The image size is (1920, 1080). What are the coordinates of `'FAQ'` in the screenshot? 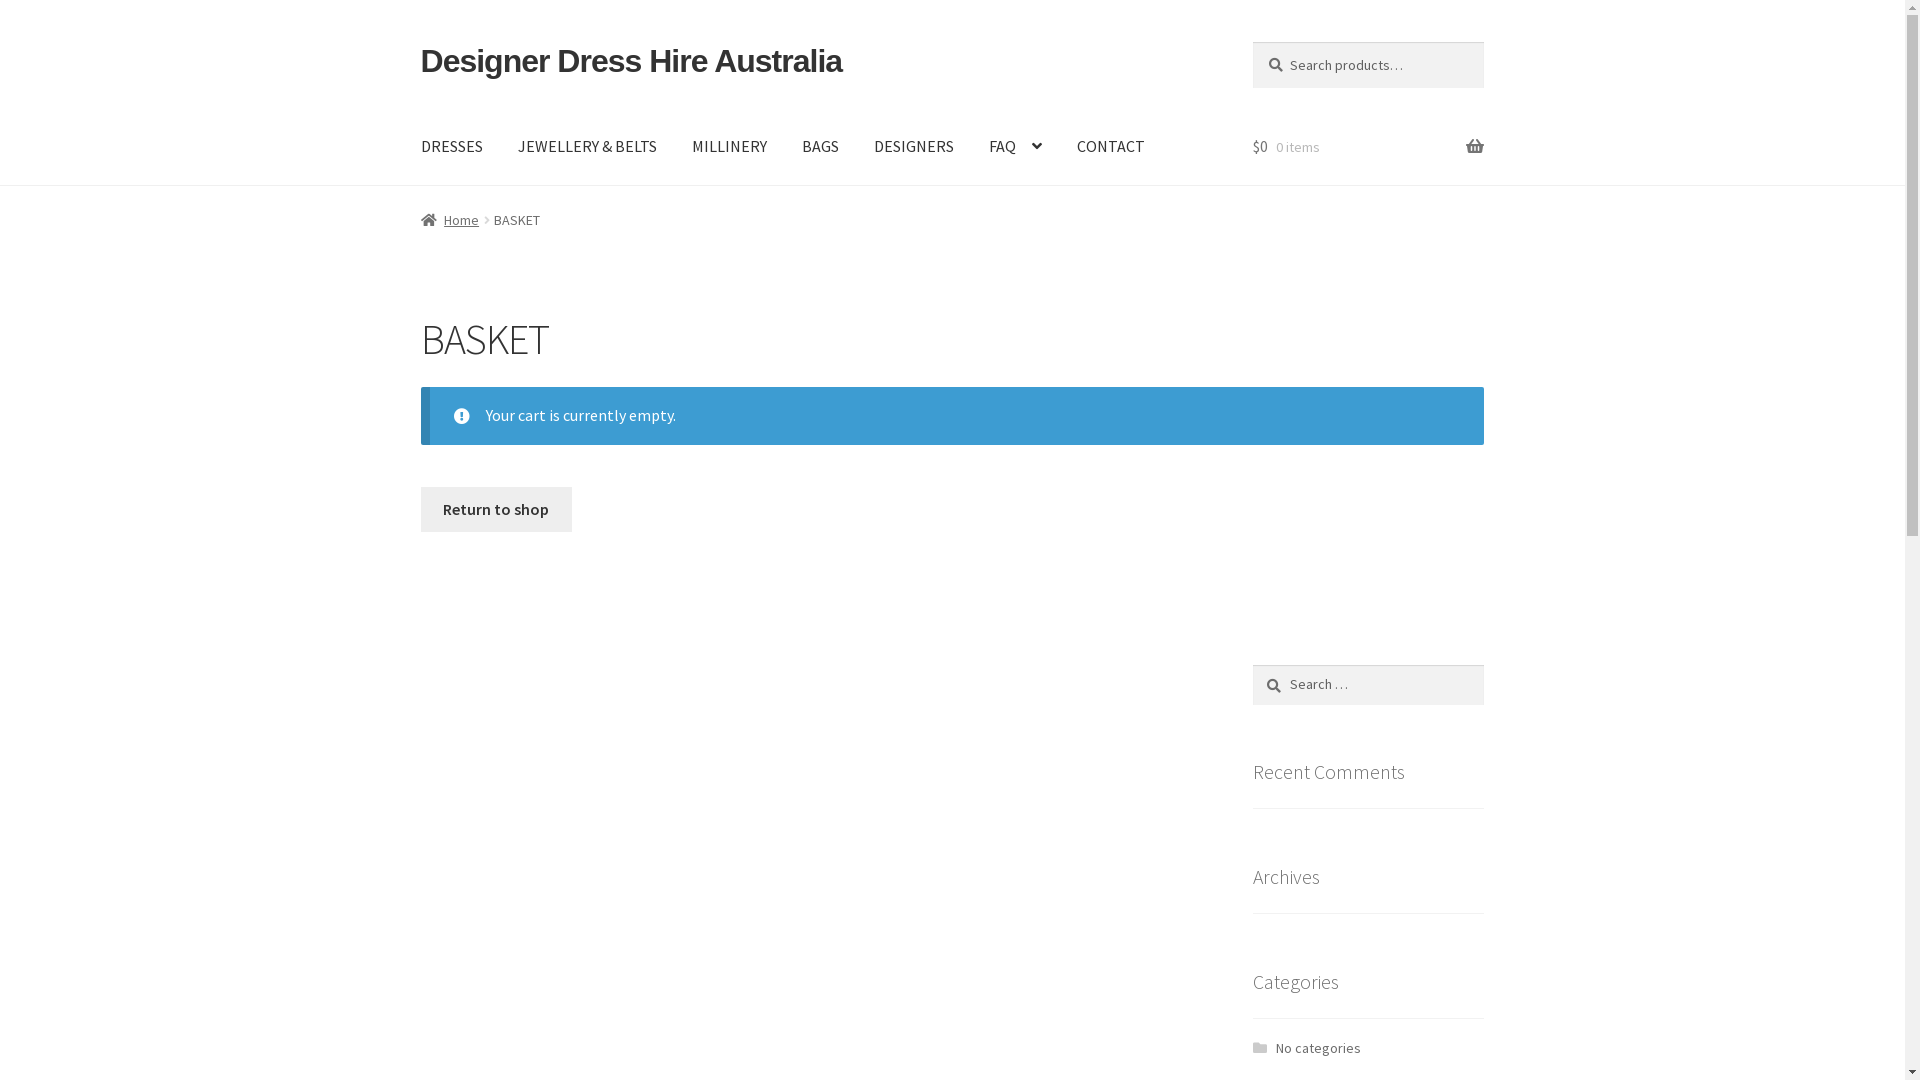 It's located at (1015, 145).